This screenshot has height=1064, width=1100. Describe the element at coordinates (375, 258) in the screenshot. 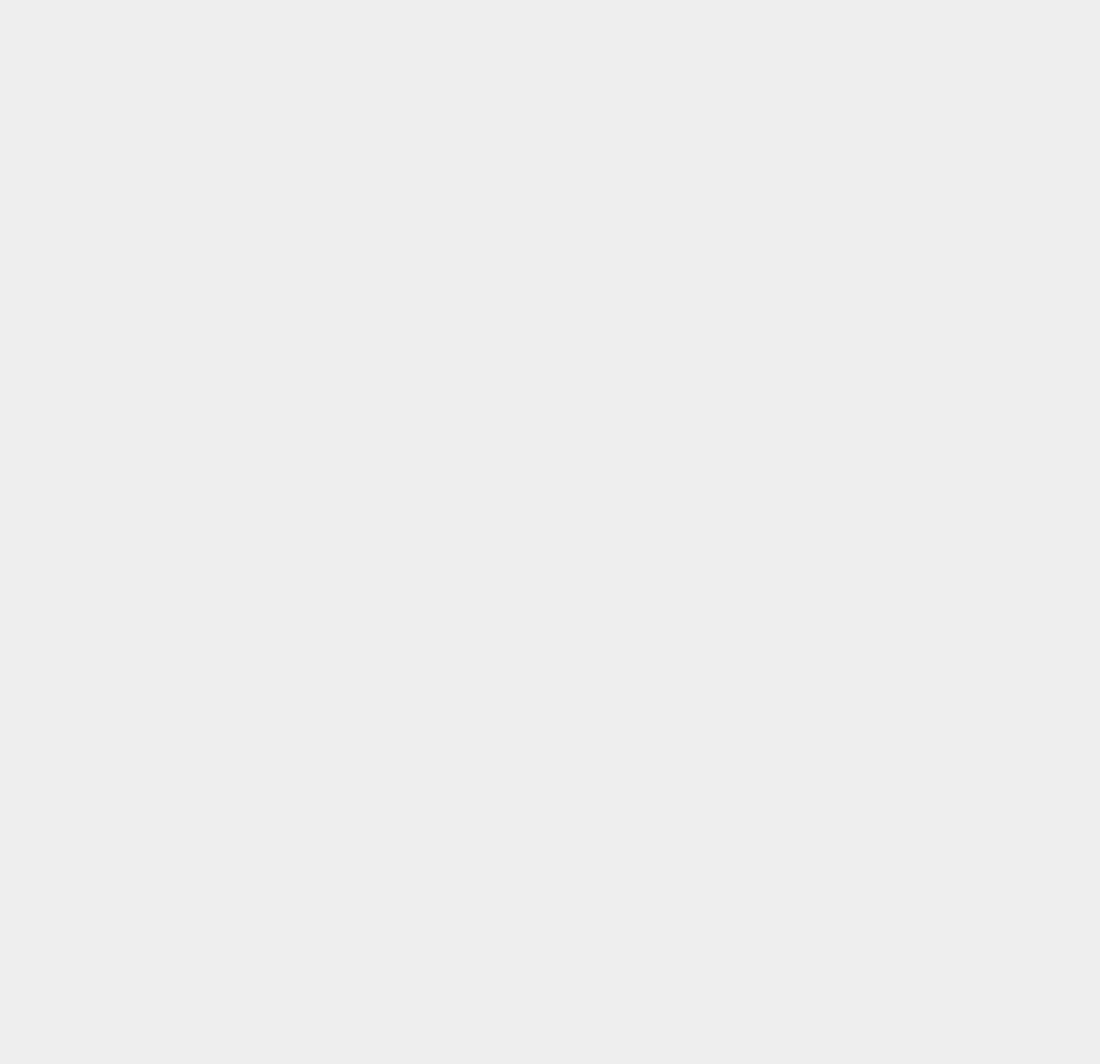

I see `'While the volume of users being tested with the new design appears to be increasing, Facebook is still clearly in the process of making ongoing adjustments. The most significant change in this latest iteration is the adjustment of the chat. Aside from that, Facebook is only making subtle adjustments at this point. You can see the difference from the last iteration in the screenshots below.'` at that location.